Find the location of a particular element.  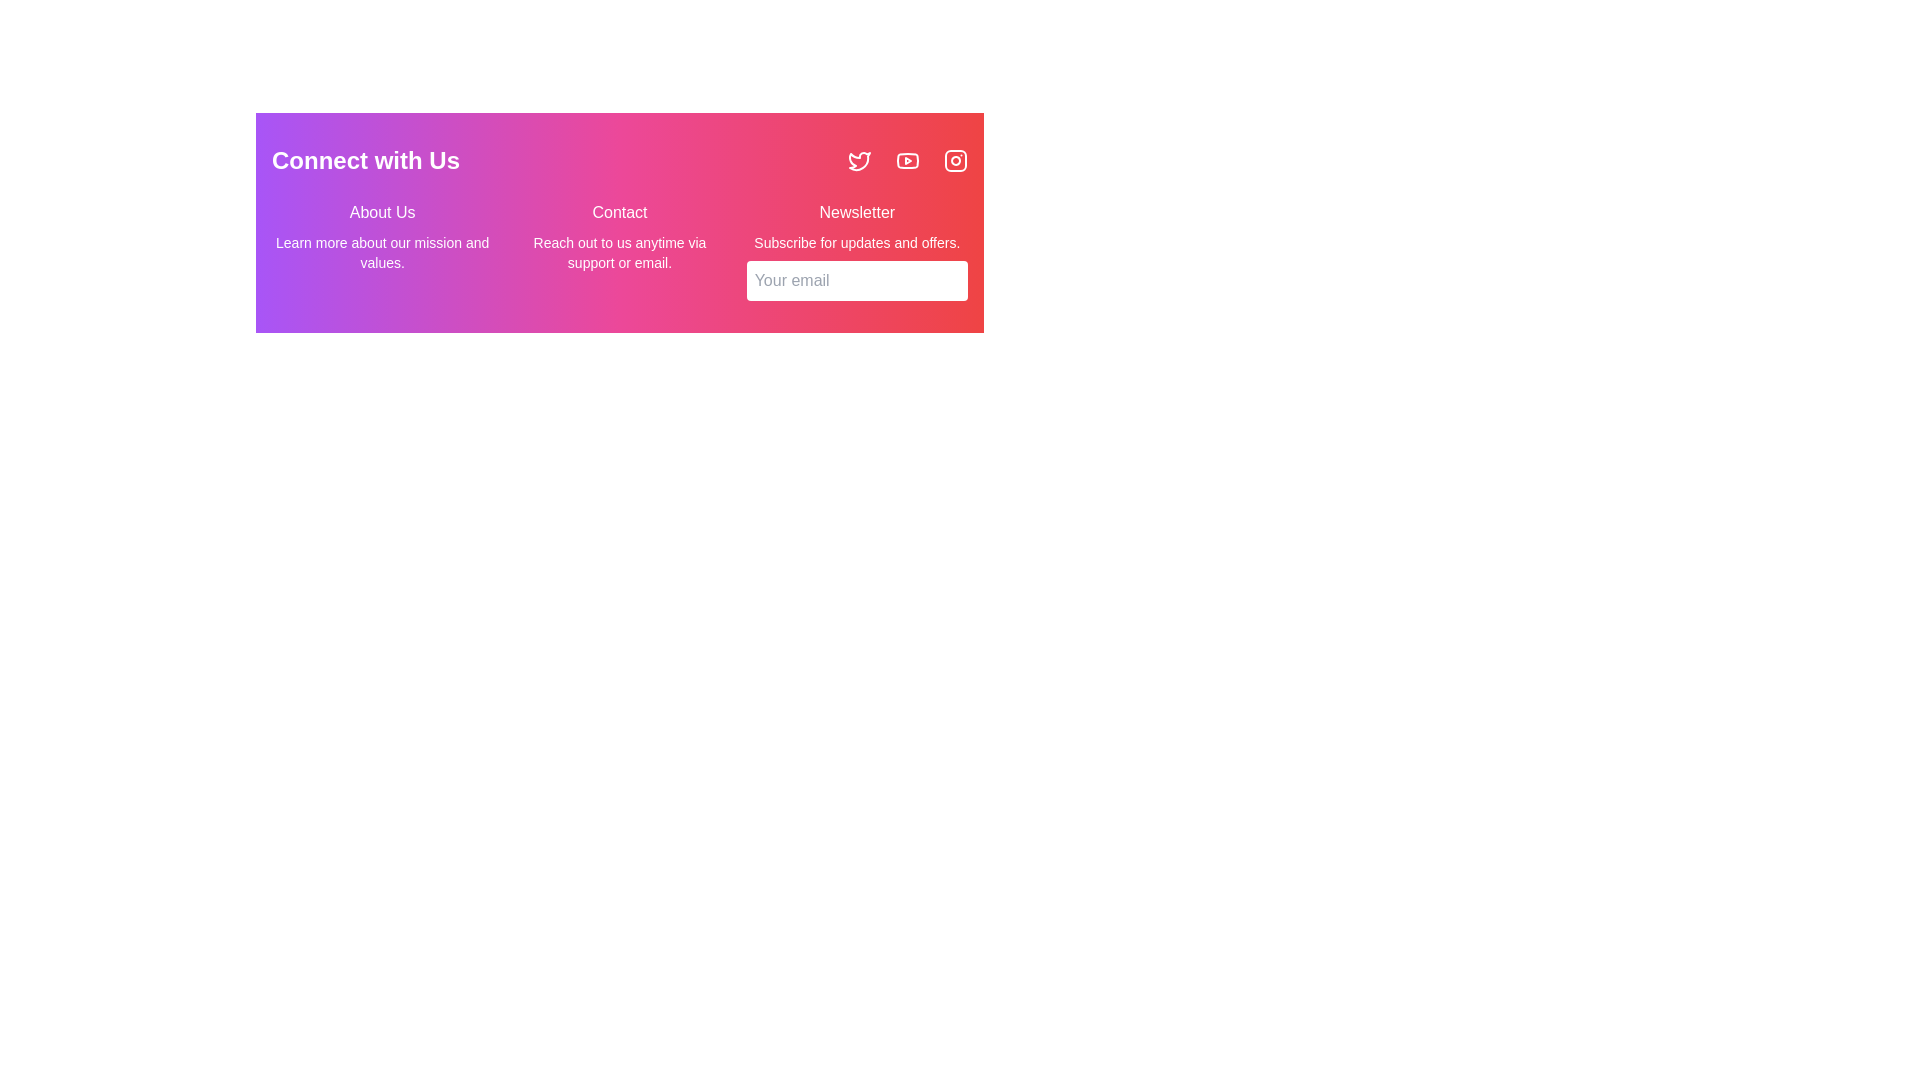

the Text Block that provides a brief description of the organization's mission and values, located at the top left of the three-column grid layout, immediately to the left of the 'Contact' section is located at coordinates (382, 249).